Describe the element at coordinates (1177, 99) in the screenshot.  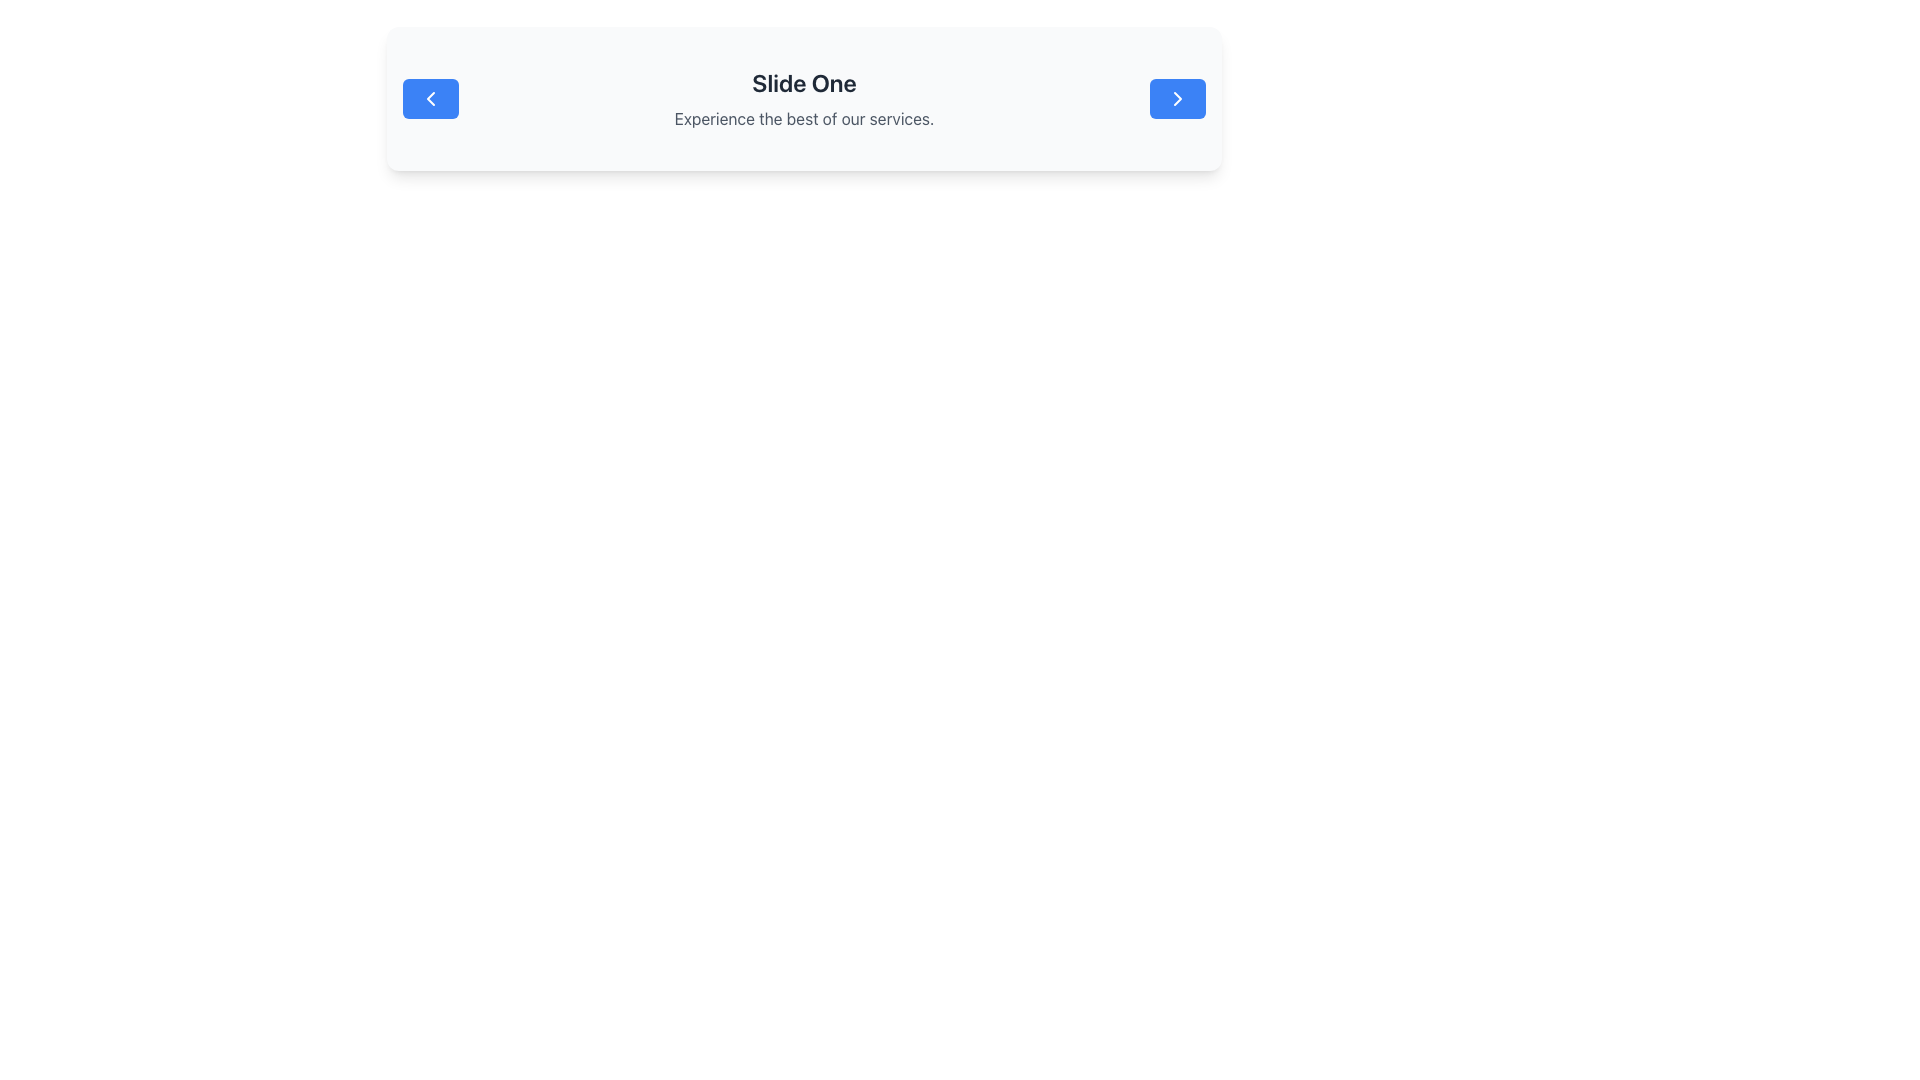
I see `the forward-moving icon located inside the blue button on the right side of the header` at that location.